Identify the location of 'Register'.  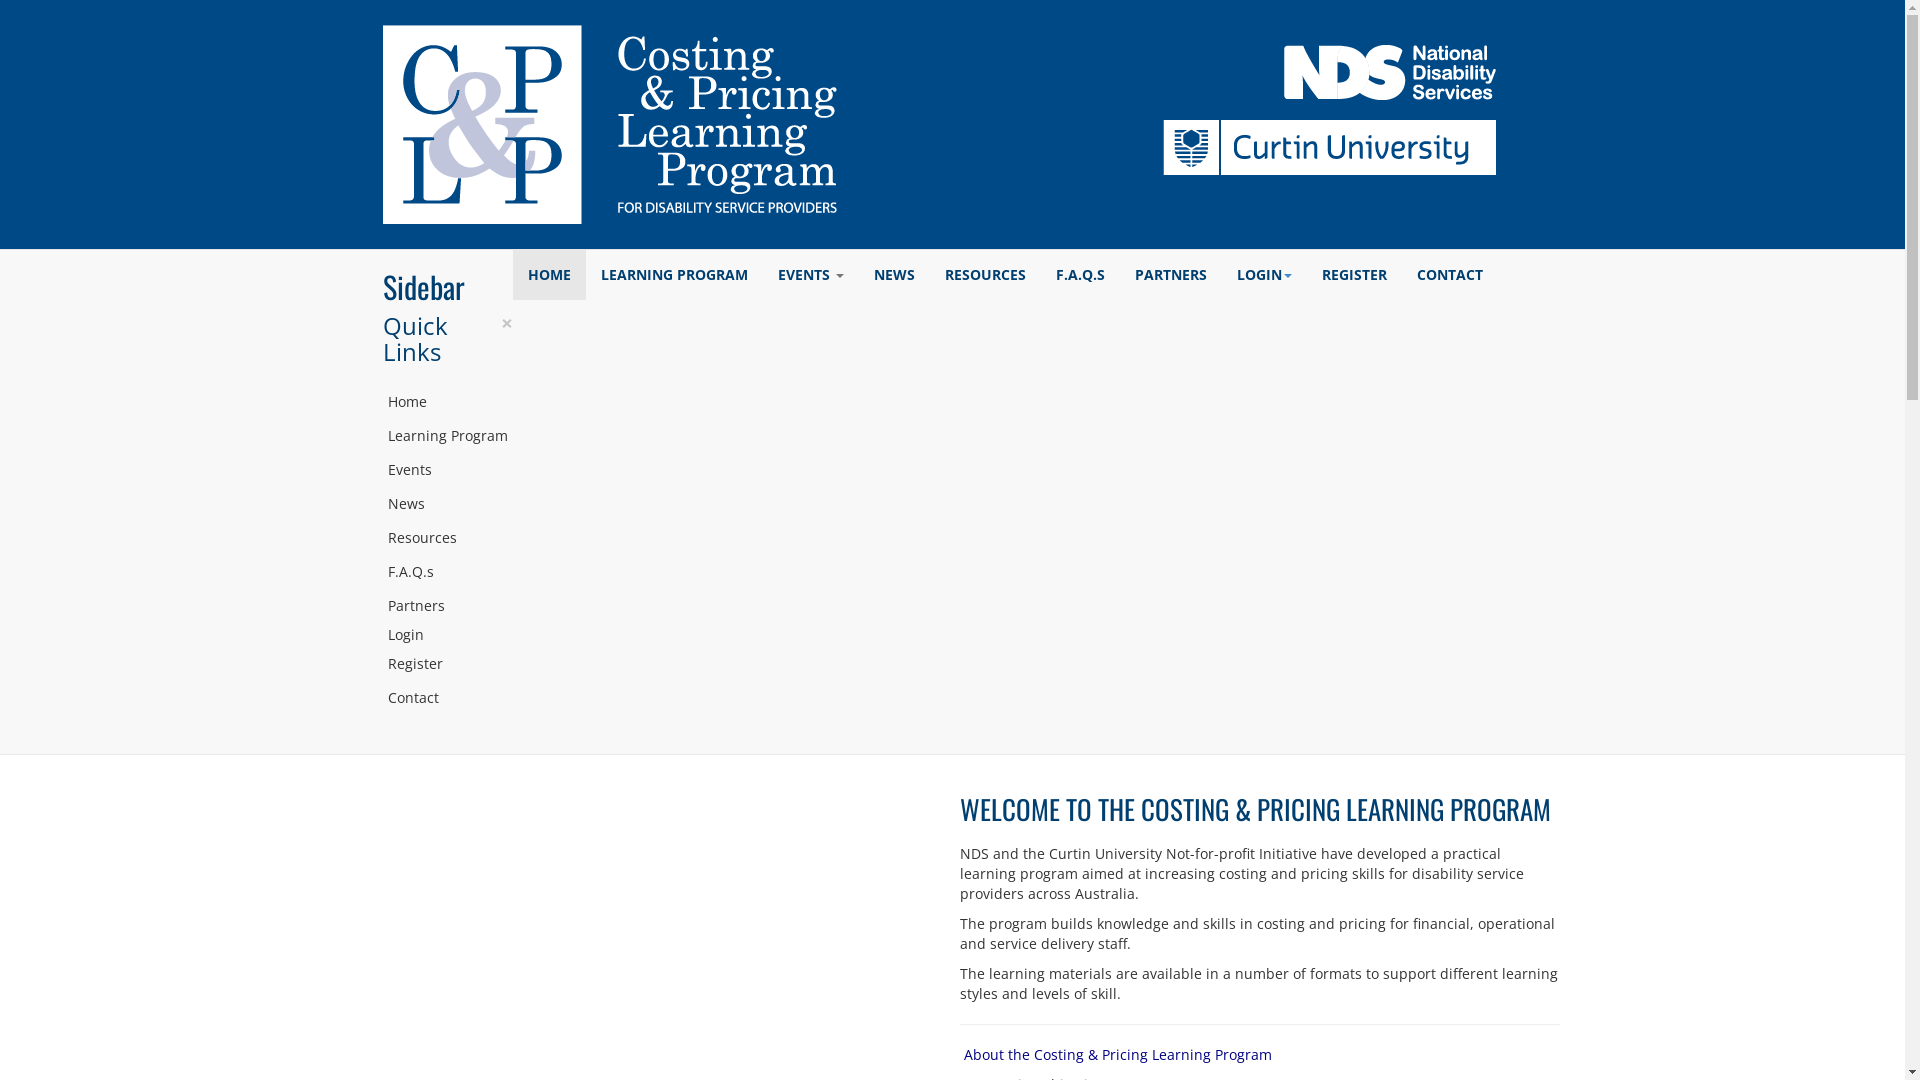
(445, 663).